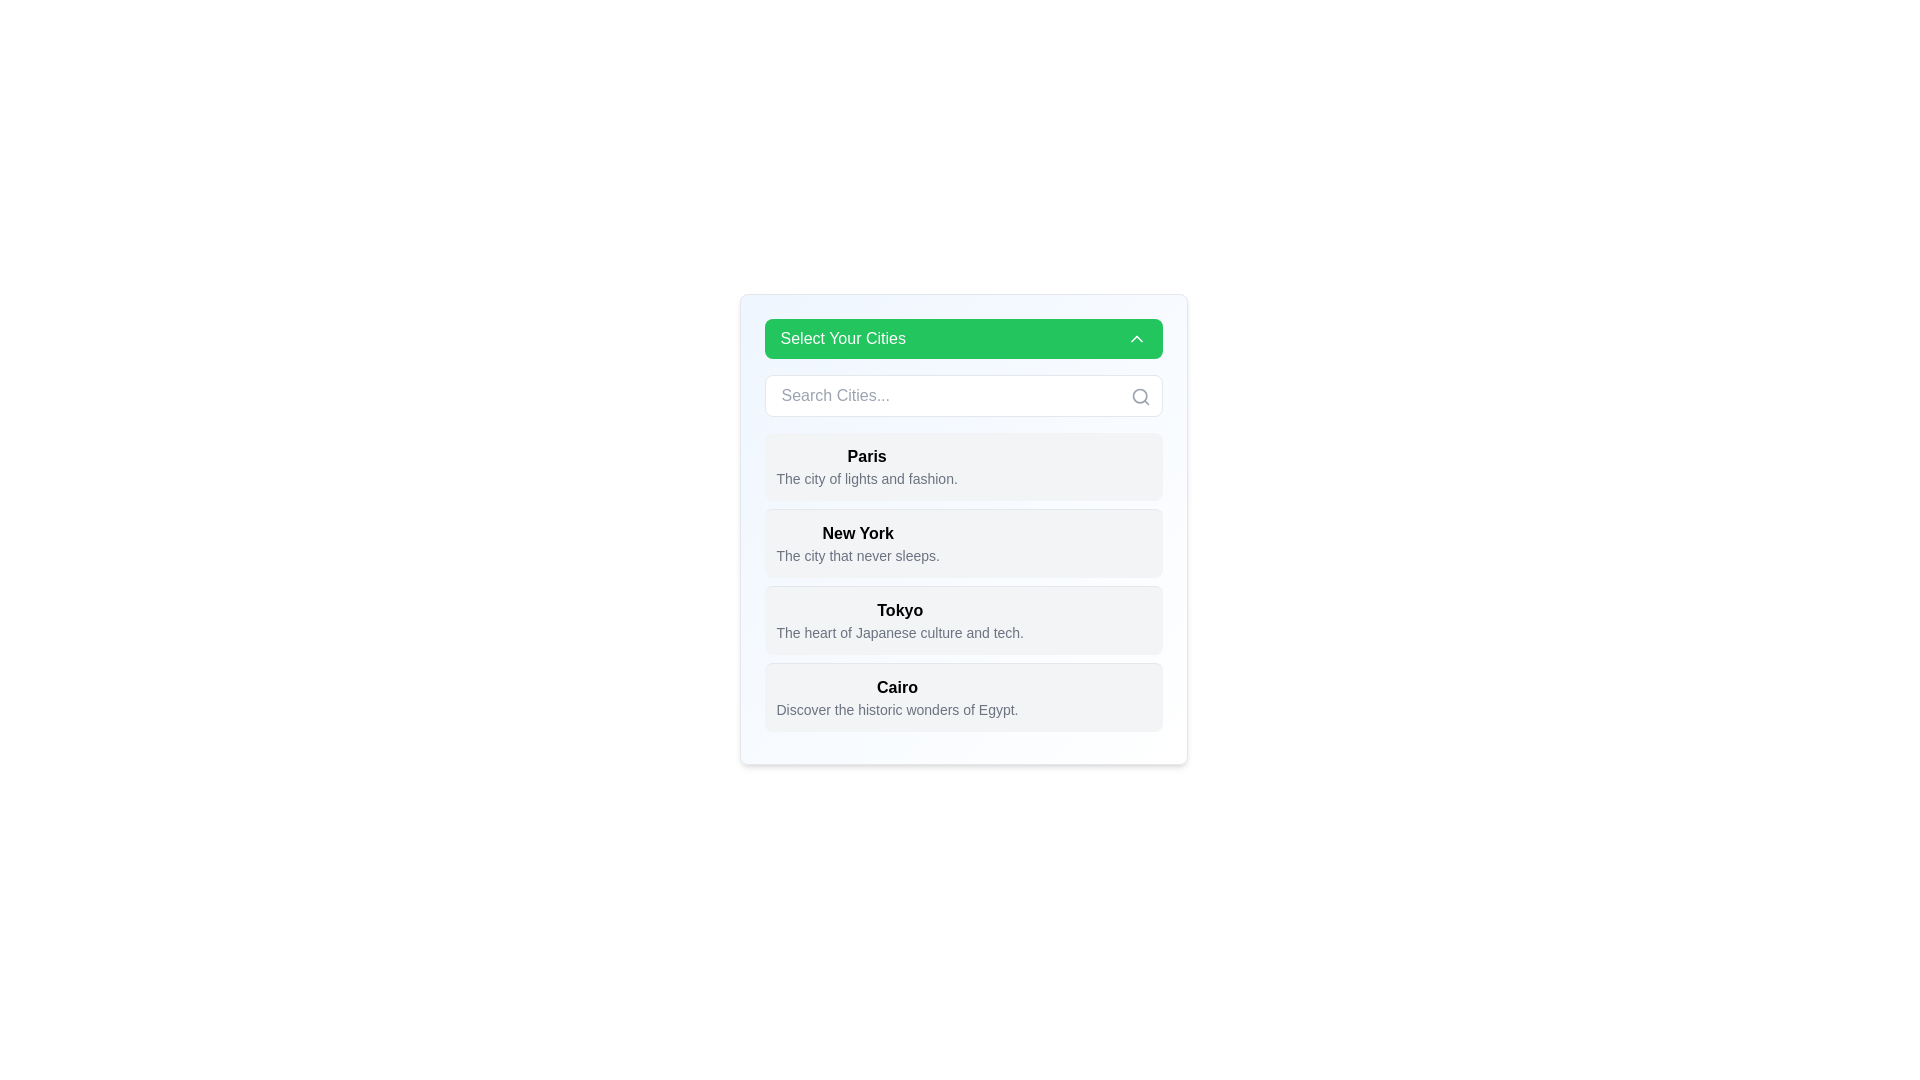 The width and height of the screenshot is (1920, 1080). Describe the element at coordinates (1136, 338) in the screenshot. I see `the upward-pointing chevron icon located in the green header bar` at that location.